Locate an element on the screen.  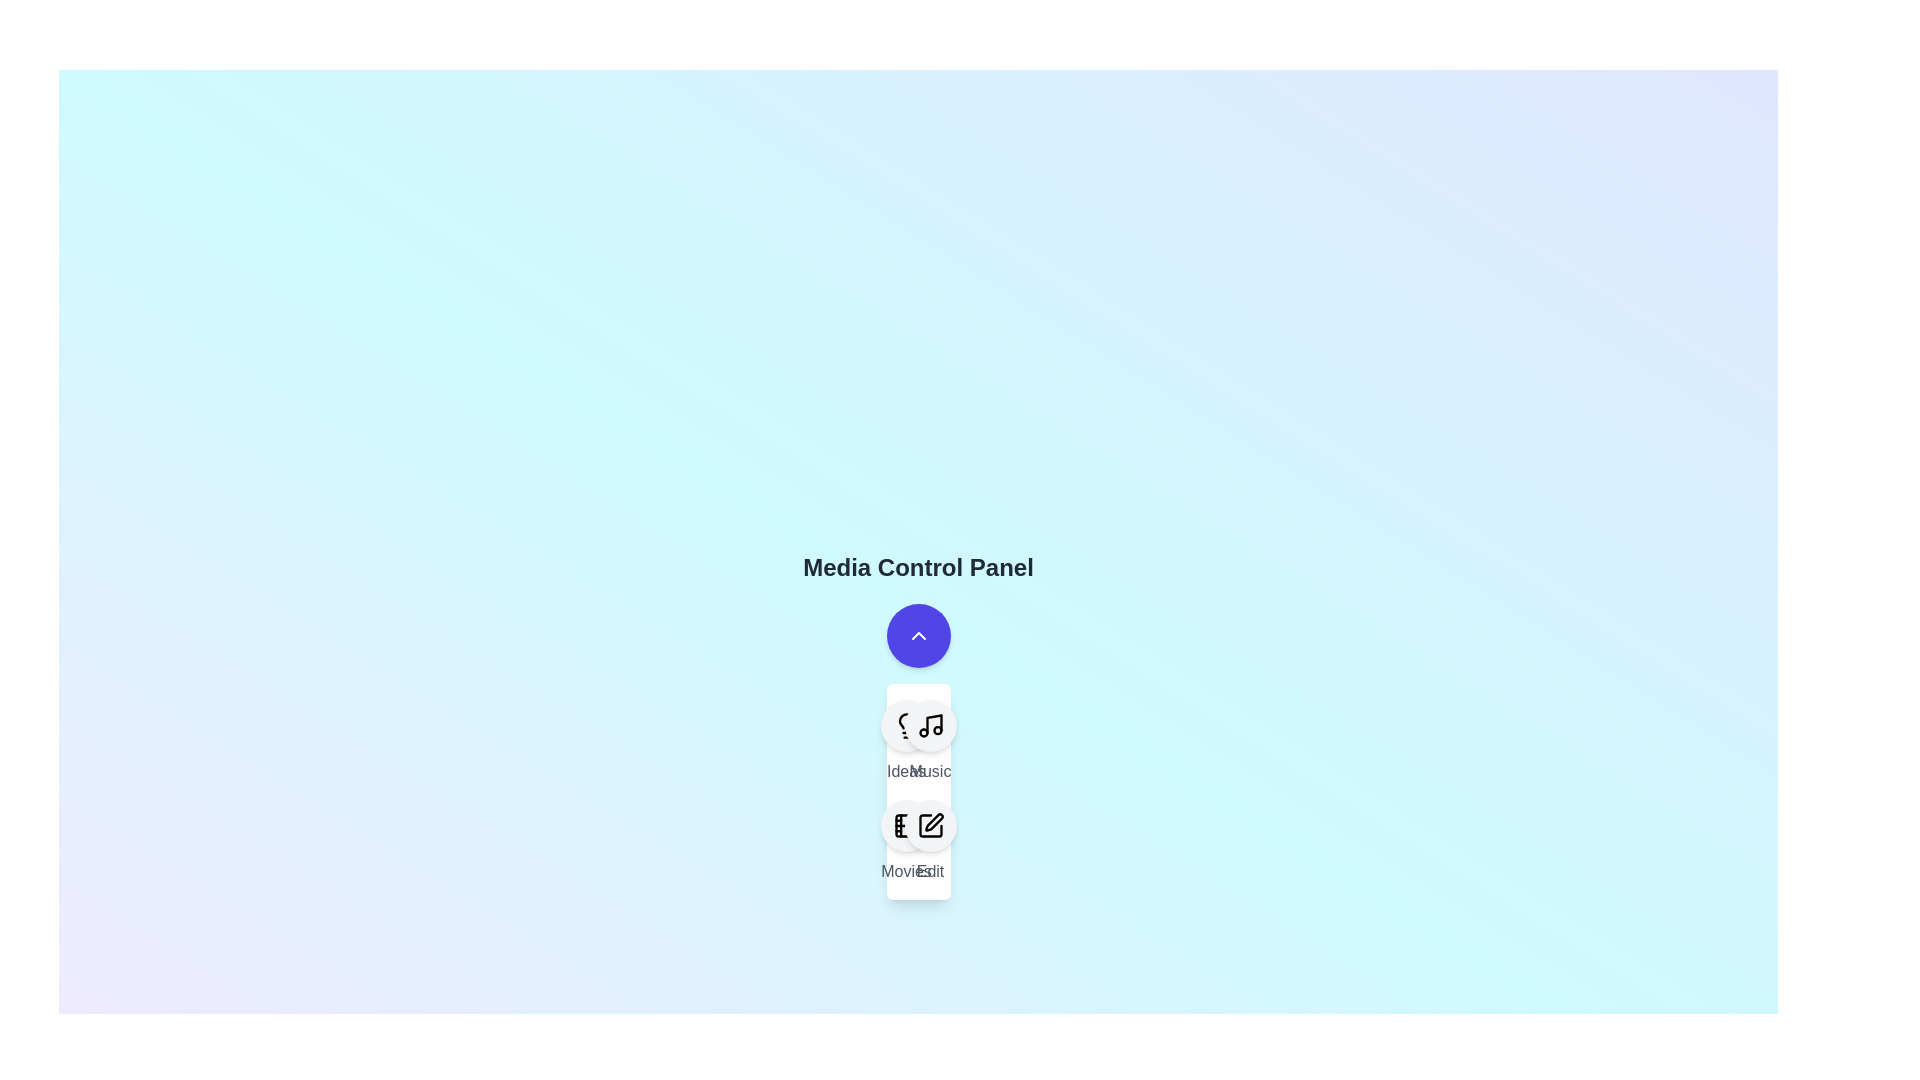
the Movies option in the menu is located at coordinates (905, 825).